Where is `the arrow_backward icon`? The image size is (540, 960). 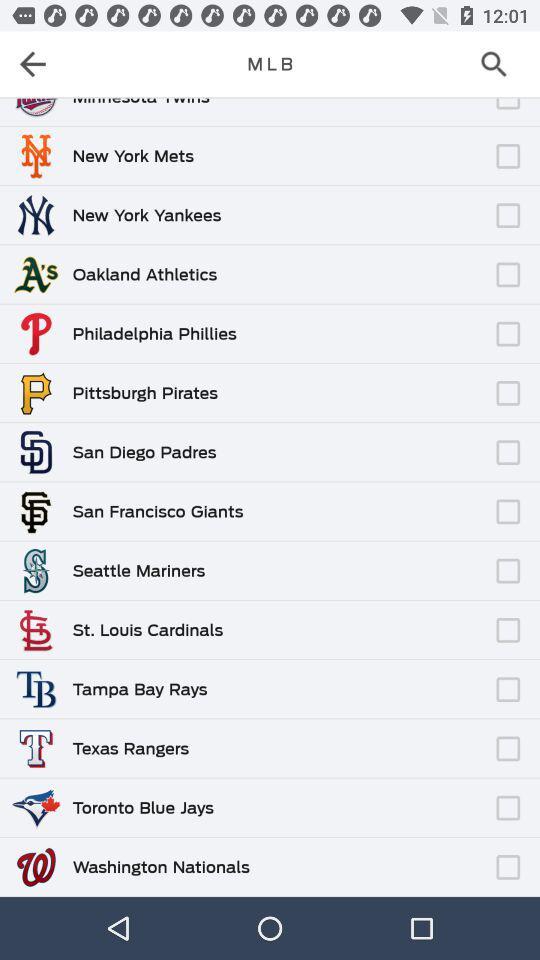 the arrow_backward icon is located at coordinates (39, 64).